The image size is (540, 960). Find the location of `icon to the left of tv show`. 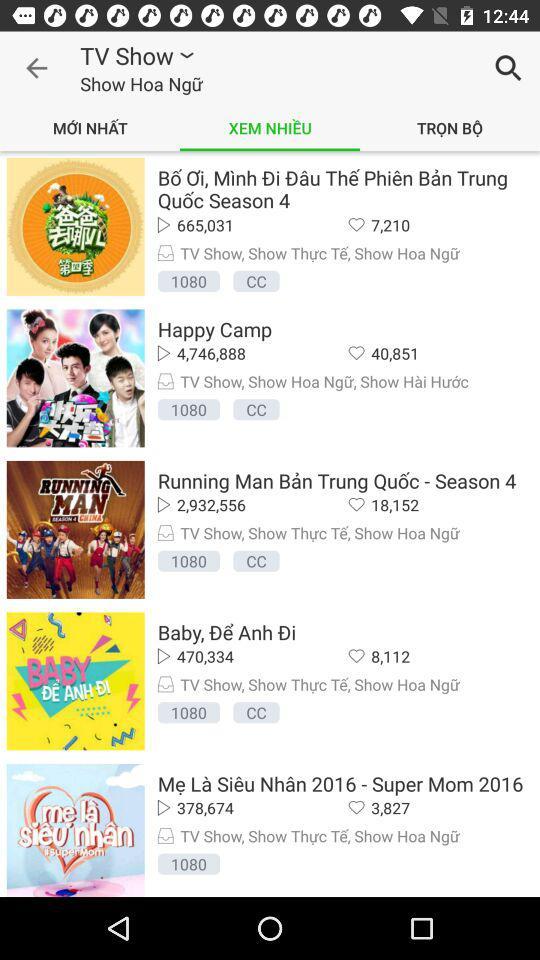

icon to the left of tv show is located at coordinates (36, 68).